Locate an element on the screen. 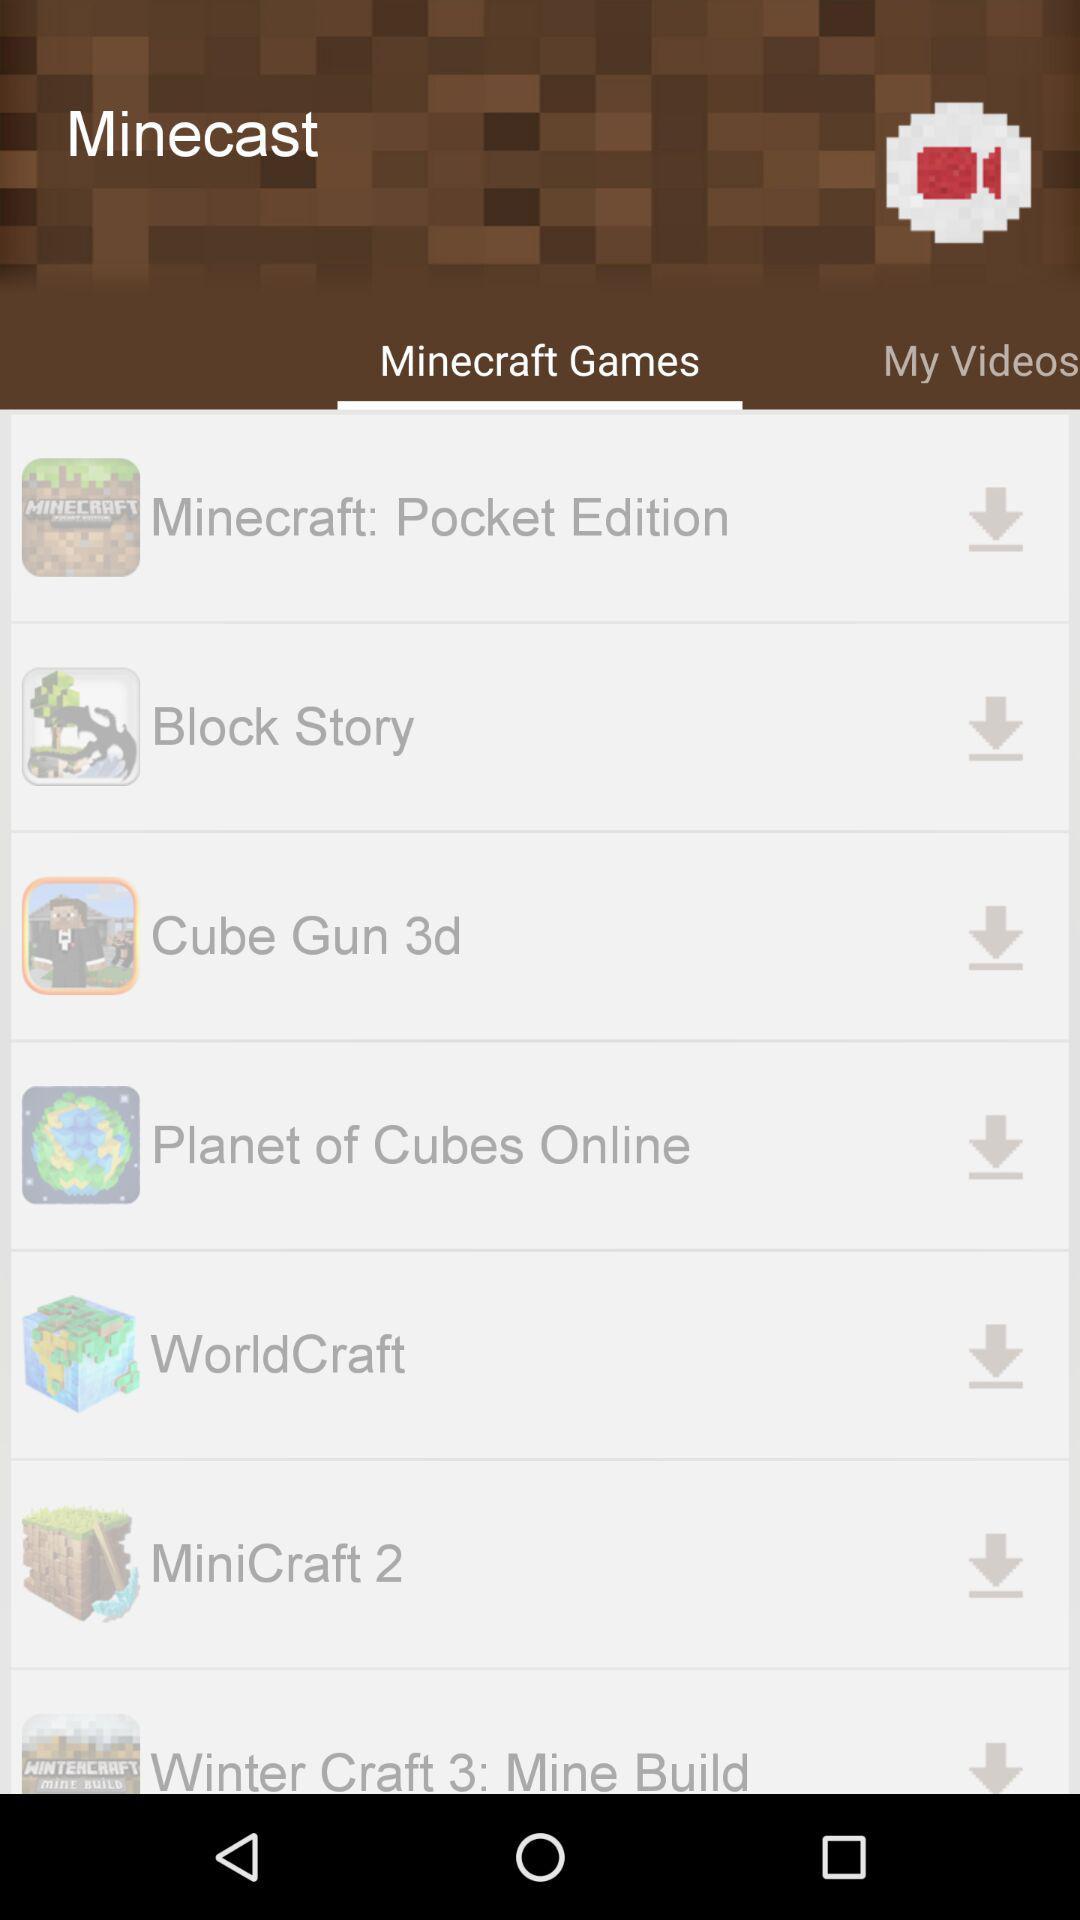 This screenshot has height=1920, width=1080. the cube gun 3d item is located at coordinates (608, 935).